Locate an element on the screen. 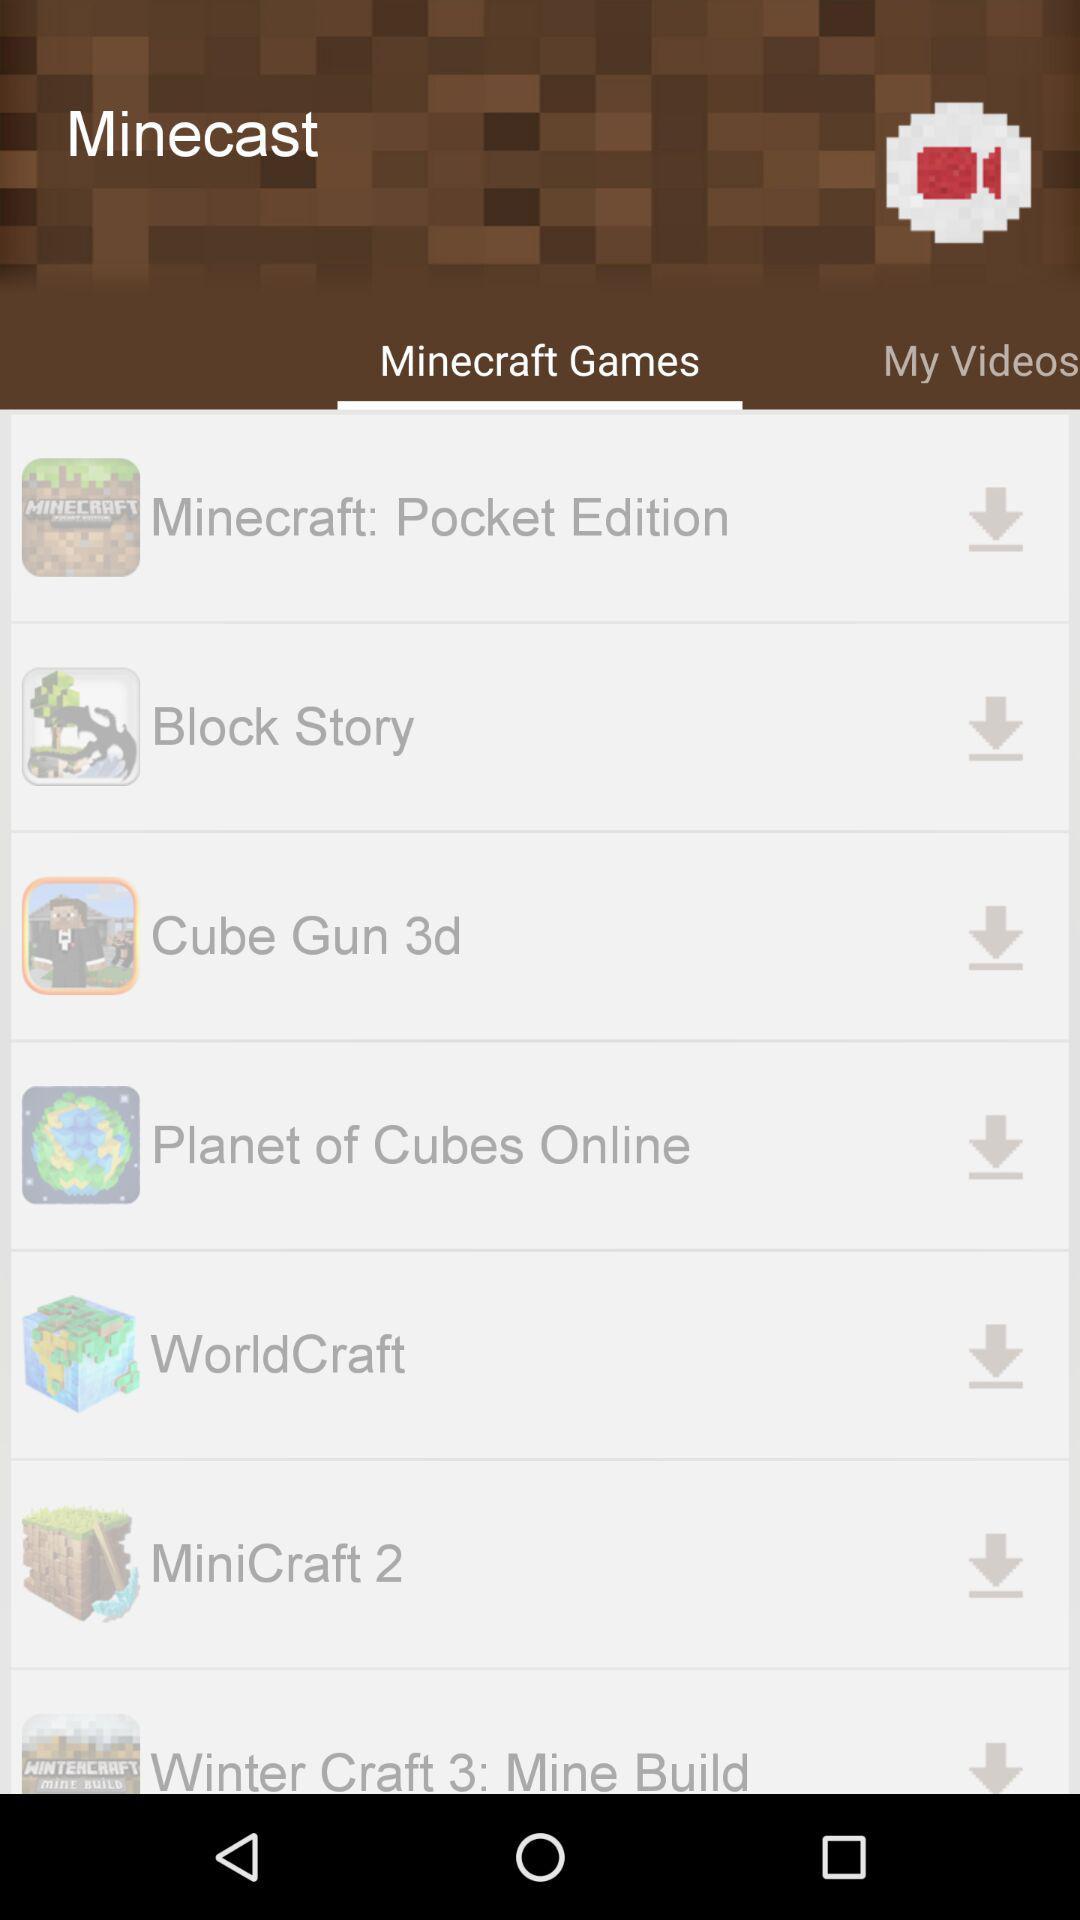 This screenshot has height=1920, width=1080. the cube gun 3d item is located at coordinates (608, 935).